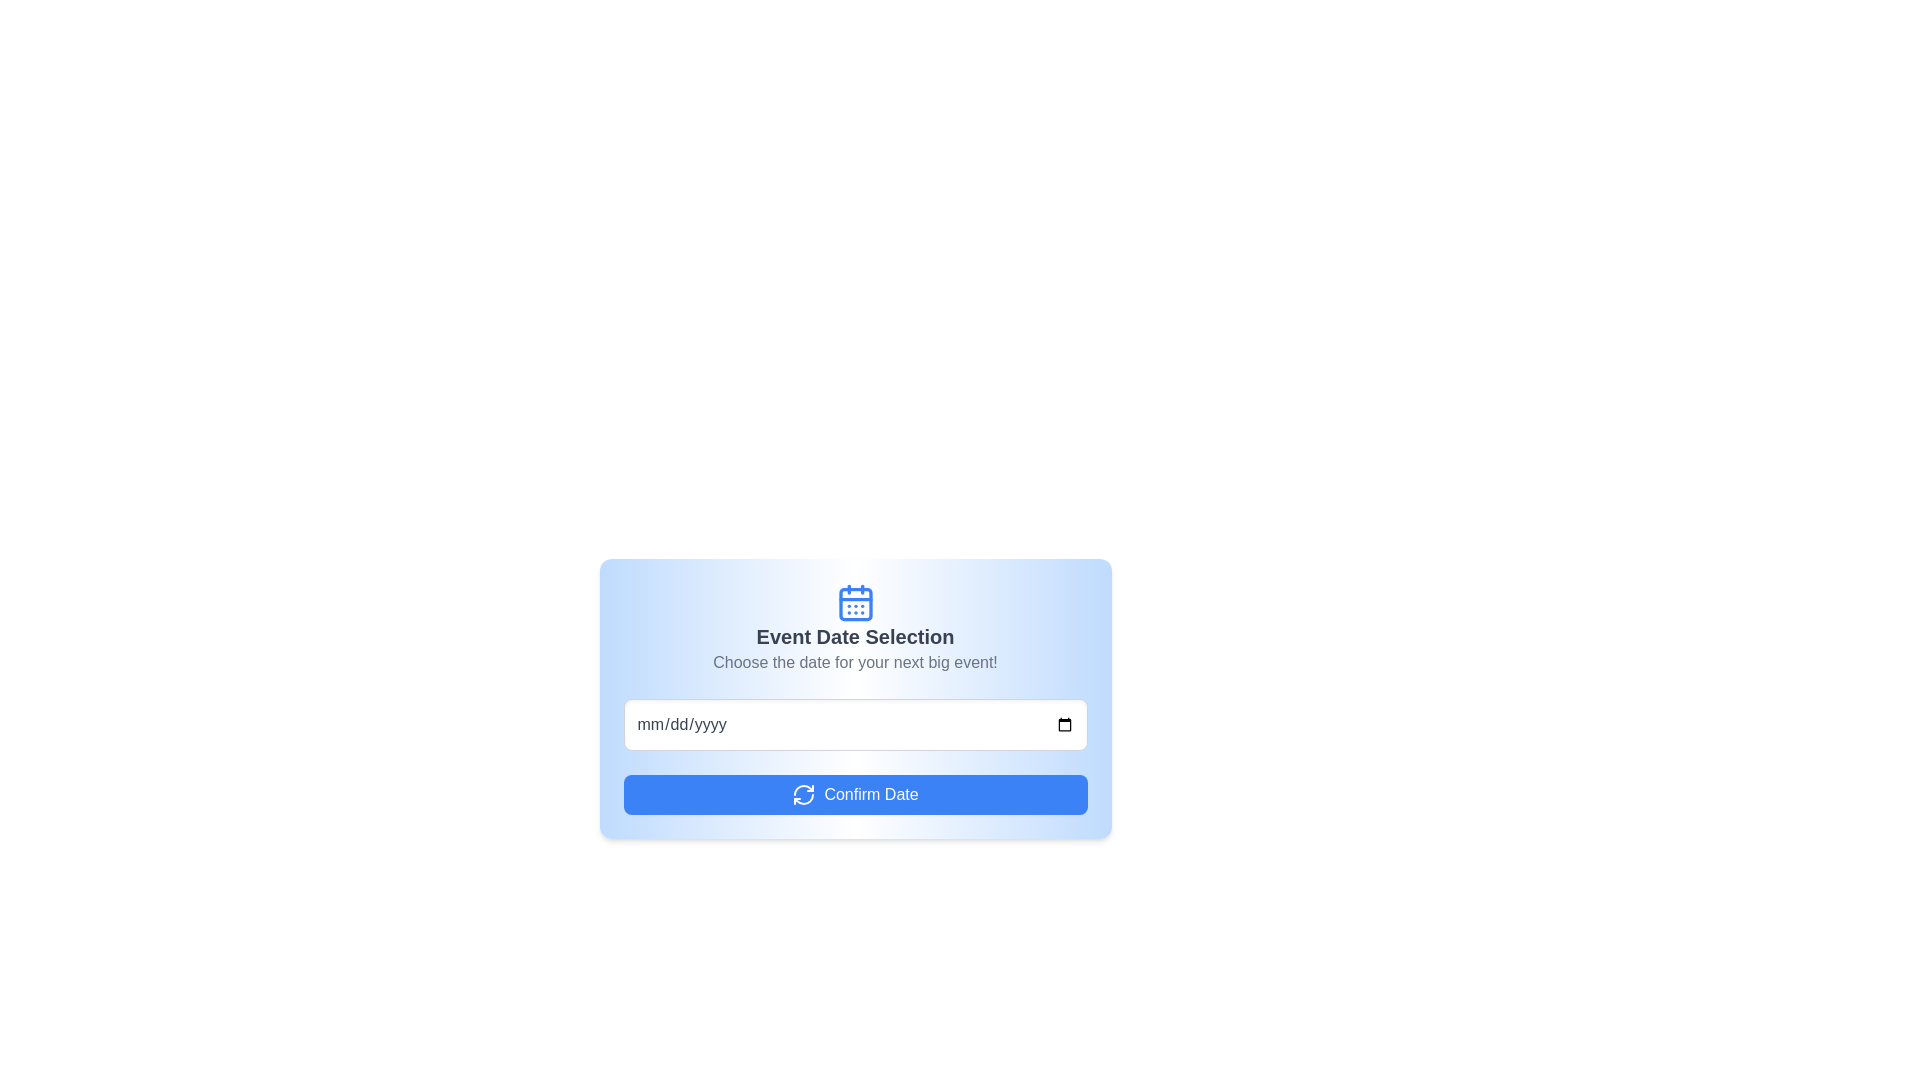 This screenshot has height=1080, width=1920. What do you see at coordinates (804, 793) in the screenshot?
I see `the circular refresh icon that is part of the 'Confirm Date' button, which is colored white on a blue background and located adjacent to the text label 'Confirm Date.'` at bounding box center [804, 793].